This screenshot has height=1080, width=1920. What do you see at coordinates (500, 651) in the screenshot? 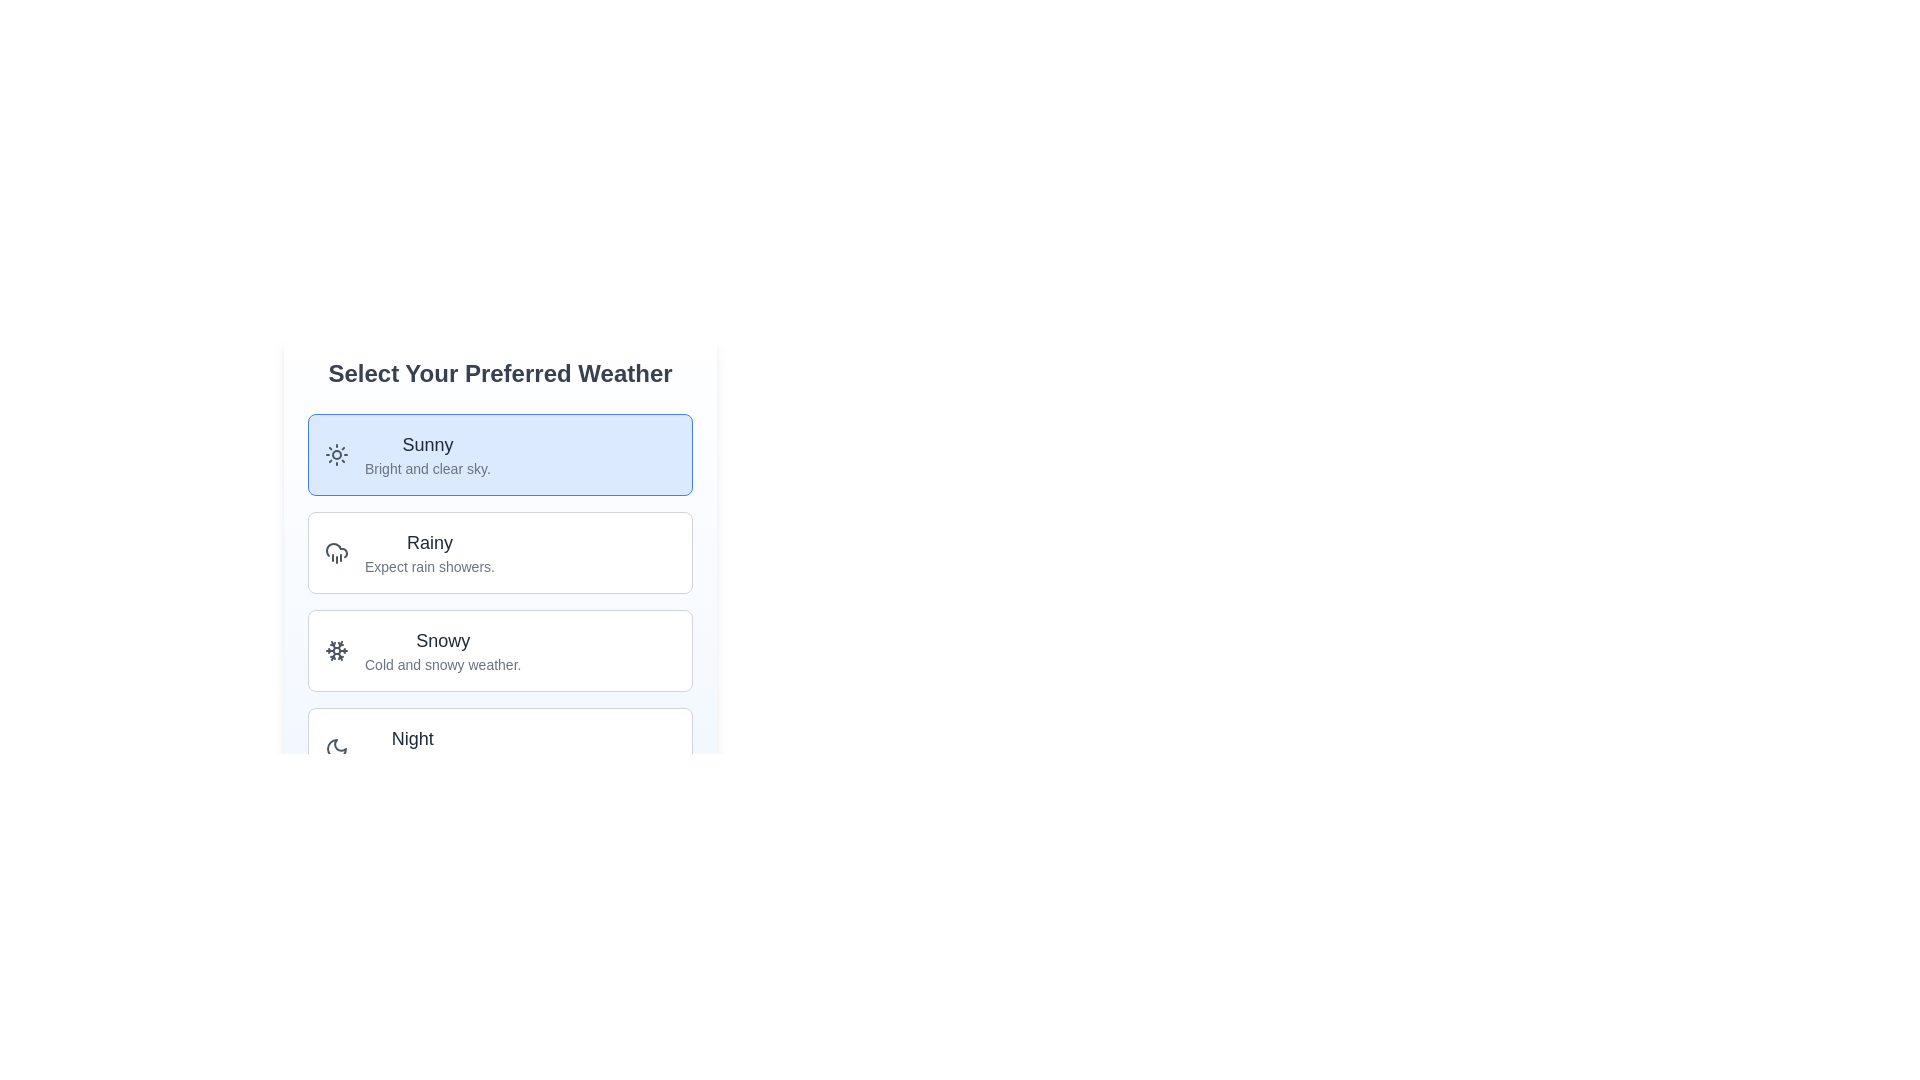
I see `text content of the selectable option block titled 'Snowy', which includes the subtitle 'Cold and snowy weather.'` at bounding box center [500, 651].